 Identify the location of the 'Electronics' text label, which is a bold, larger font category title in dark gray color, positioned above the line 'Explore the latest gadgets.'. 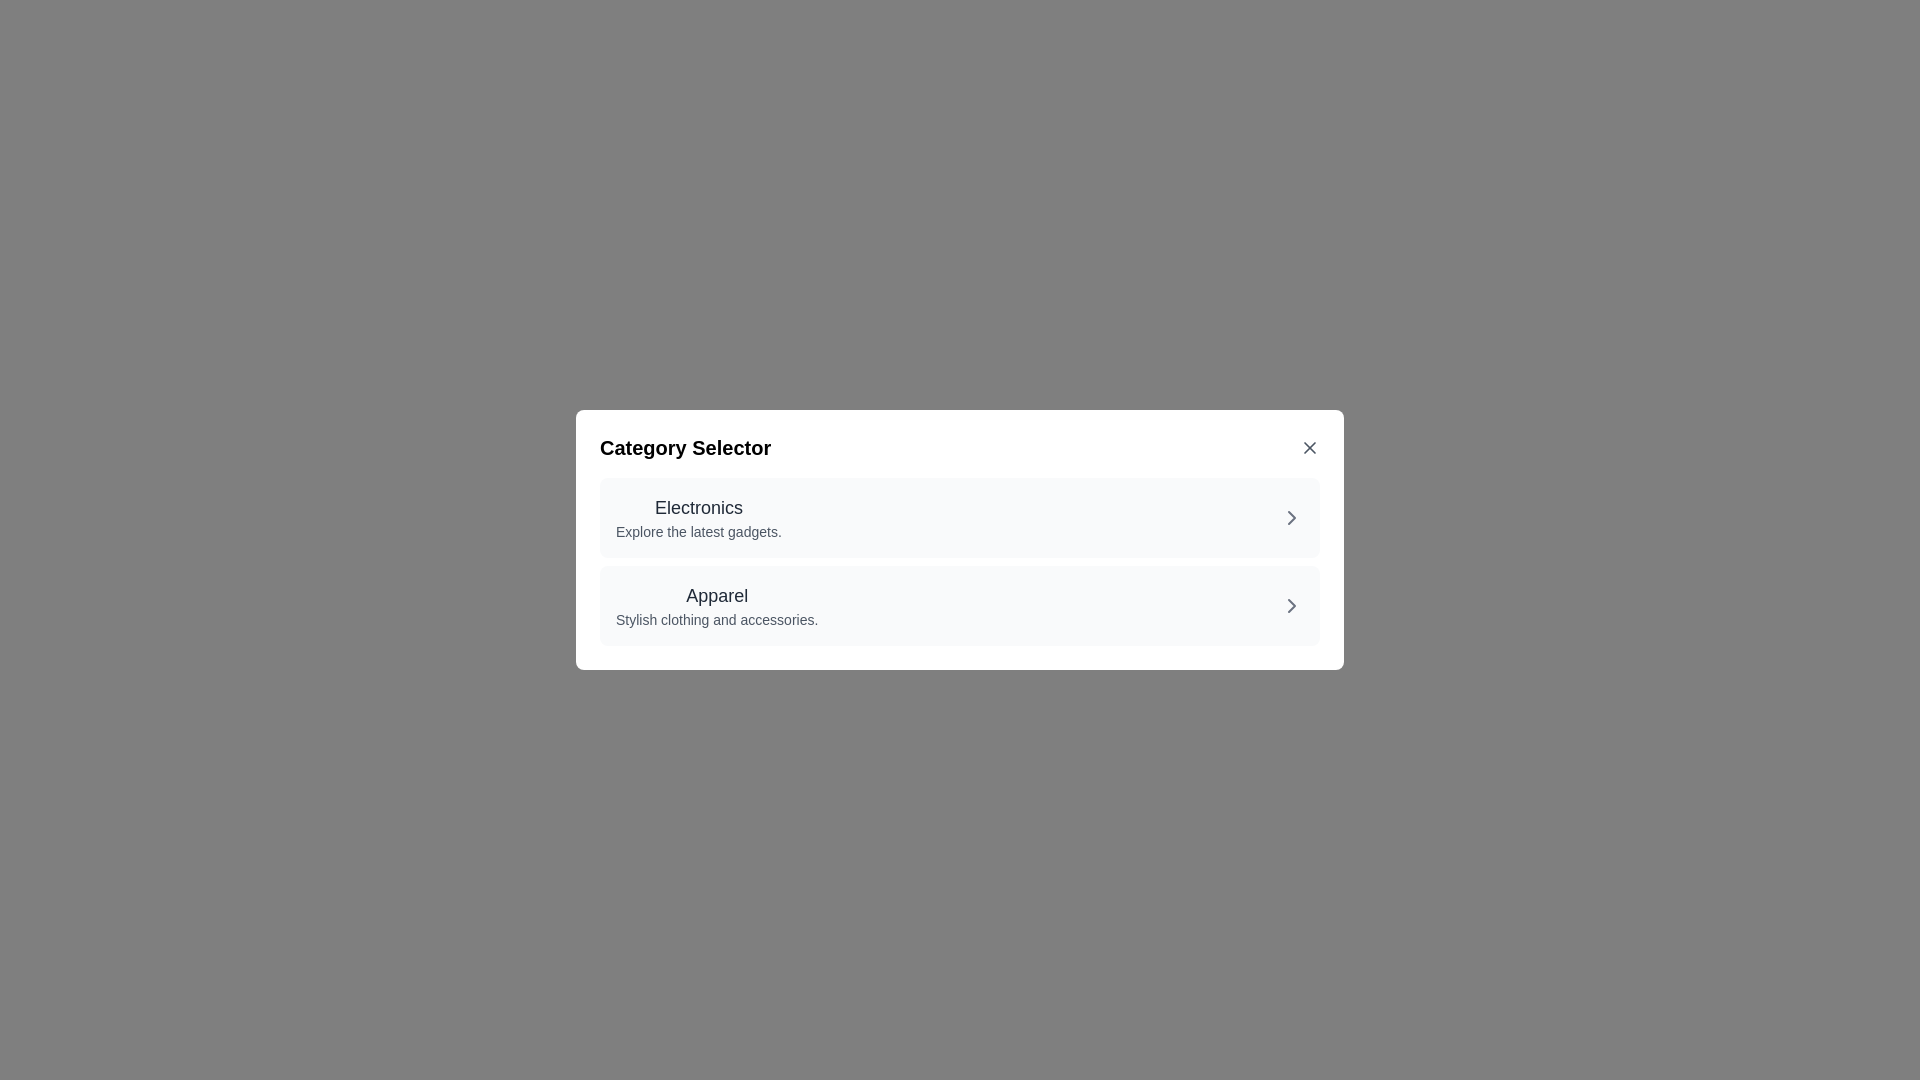
(698, 507).